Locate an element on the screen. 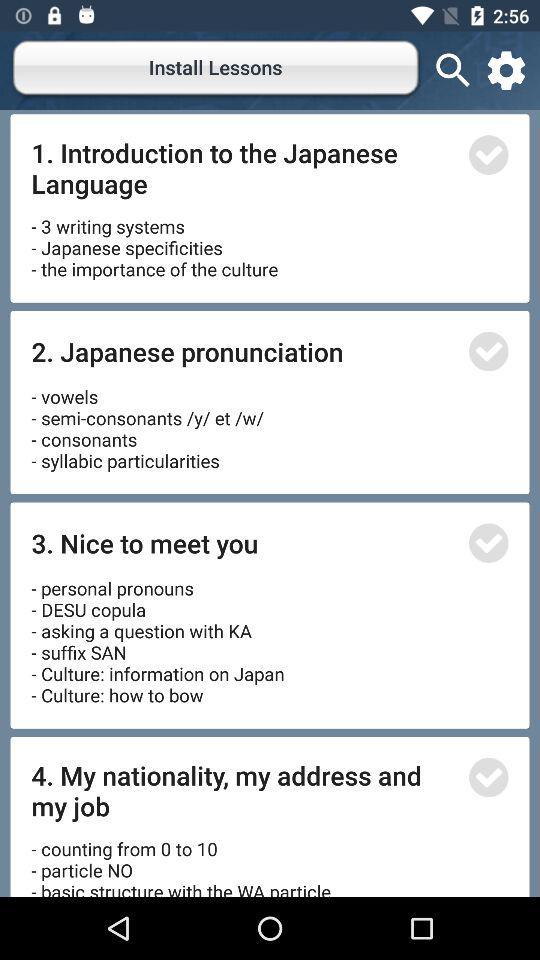 The width and height of the screenshot is (540, 960). configurations is located at coordinates (505, 70).